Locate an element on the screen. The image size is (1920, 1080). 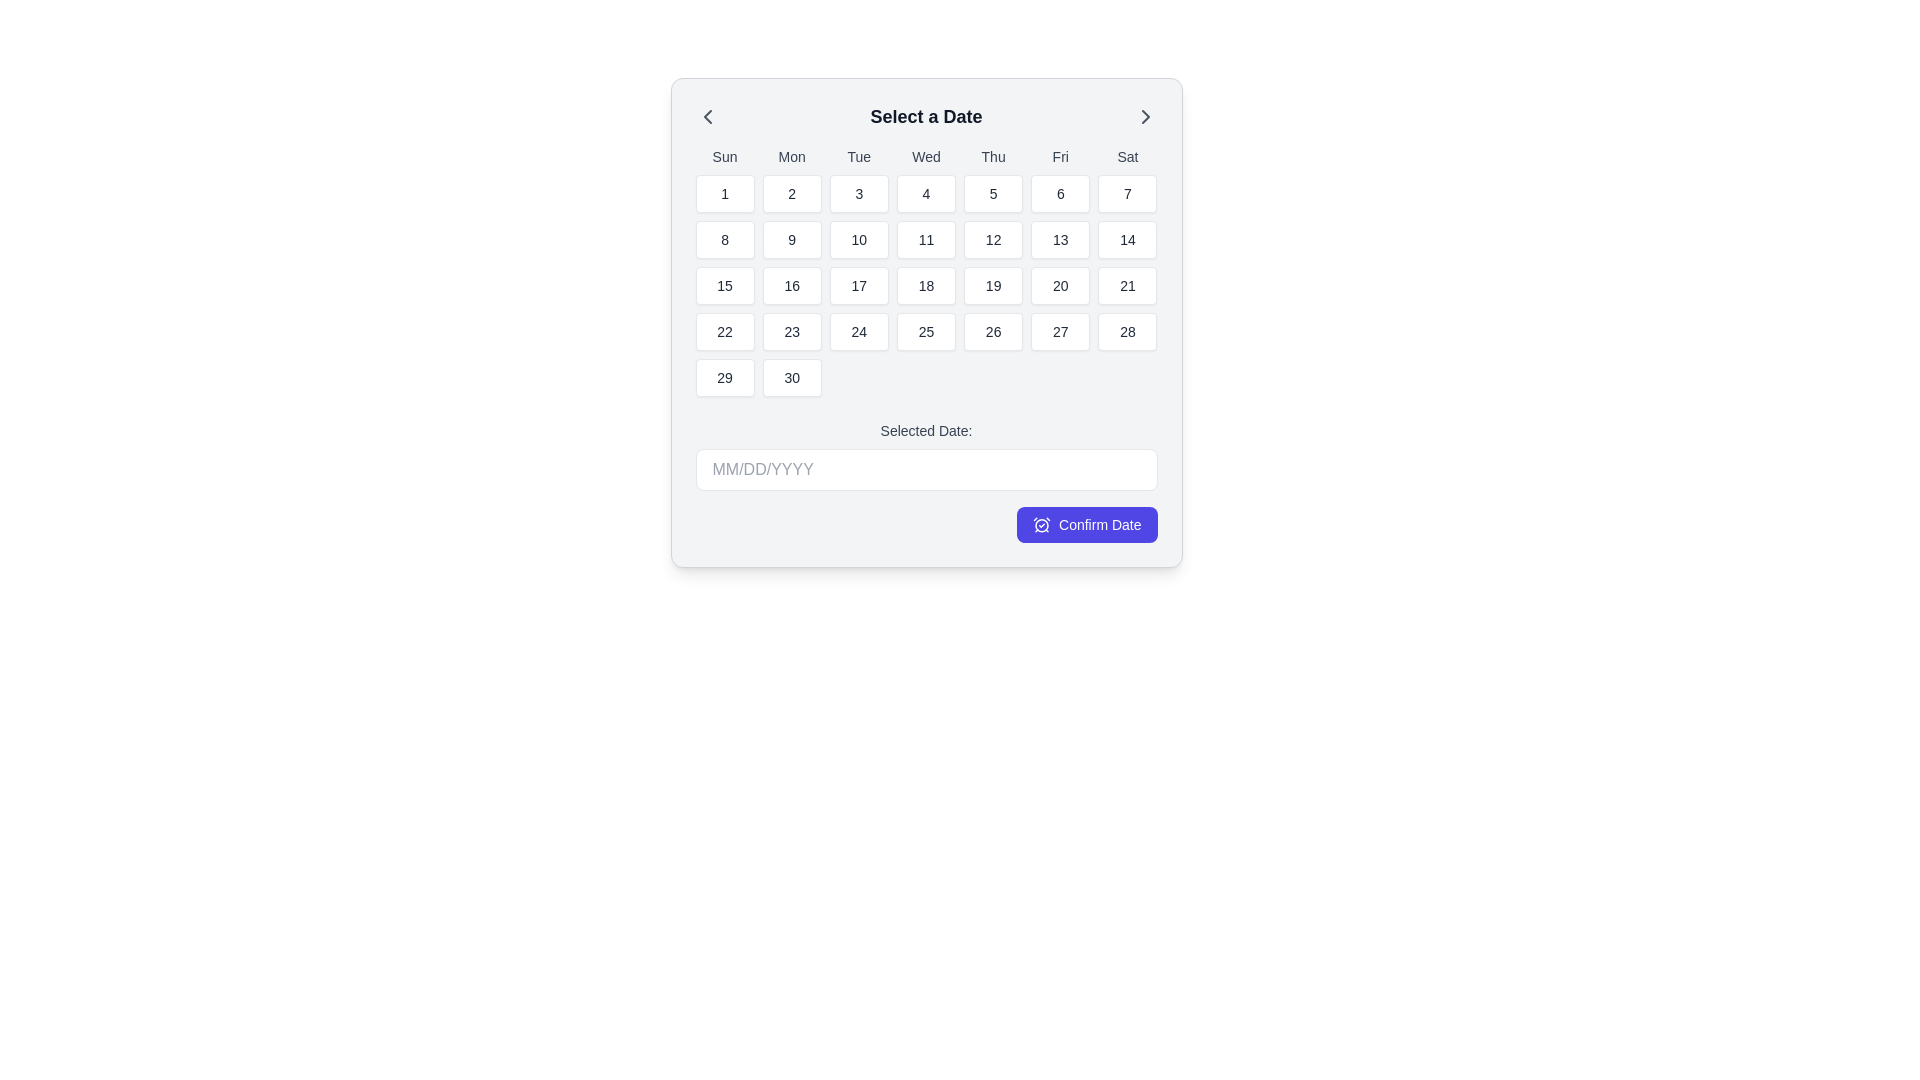
over the square button labeled '14' in the calendar interface, which is located in the fourth row and seventh column of the grid, with a white background and rounded corners is located at coordinates (1128, 238).